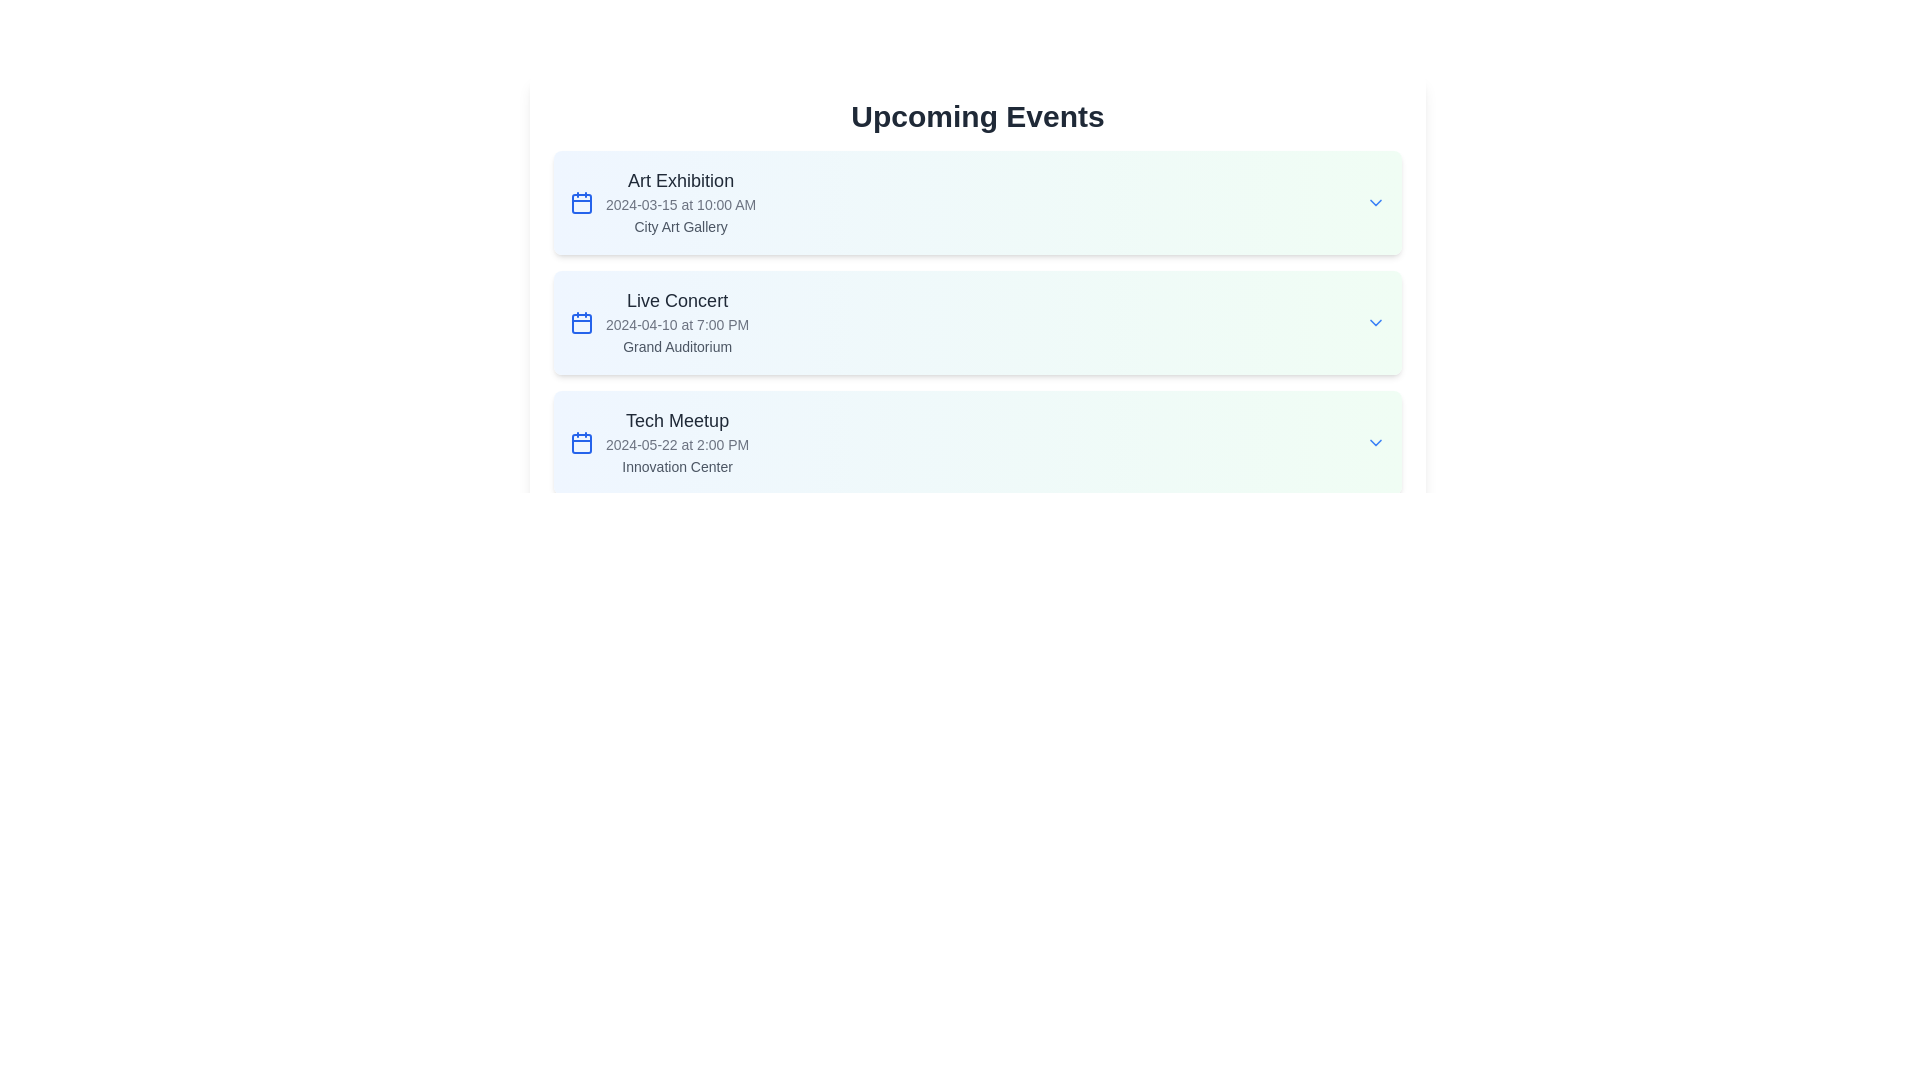 This screenshot has height=1080, width=1920. I want to click on the 'Live Concert' event listing in the 'Upcoming Events' section, so click(677, 322).